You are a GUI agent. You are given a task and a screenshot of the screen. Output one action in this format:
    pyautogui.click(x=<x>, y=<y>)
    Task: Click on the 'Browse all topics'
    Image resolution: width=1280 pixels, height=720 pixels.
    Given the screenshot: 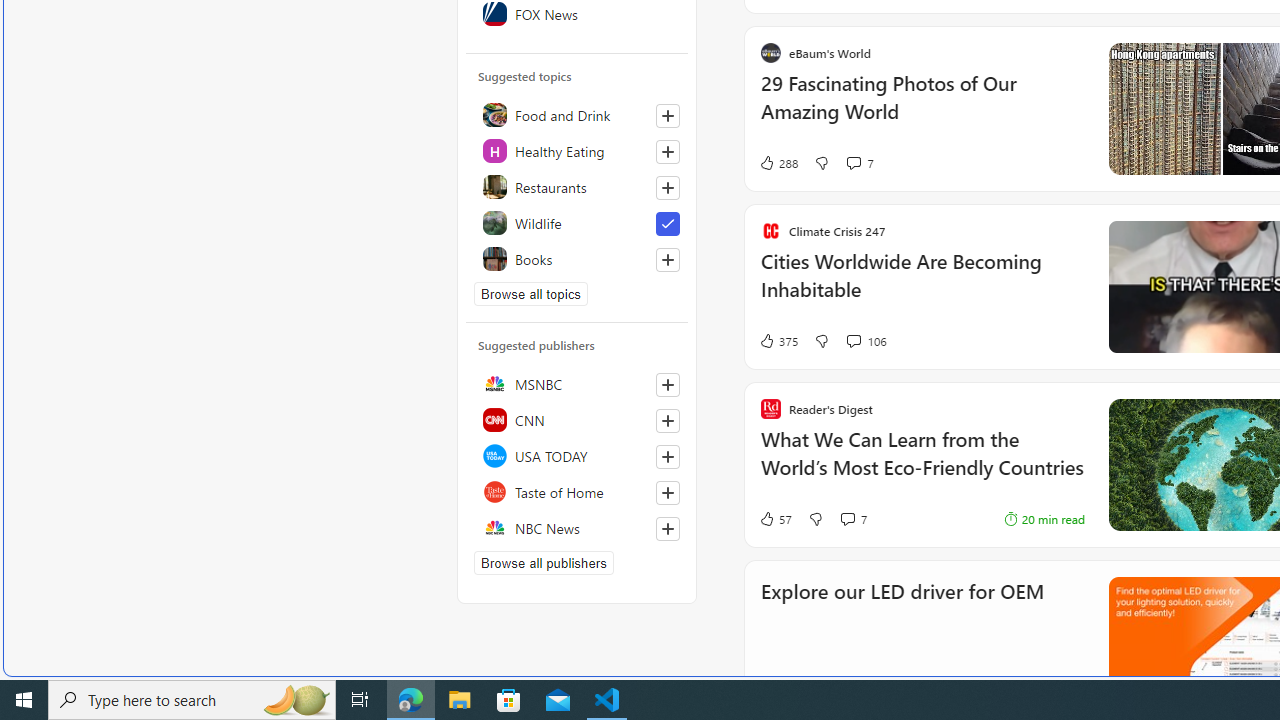 What is the action you would take?
    pyautogui.click(x=531, y=294)
    